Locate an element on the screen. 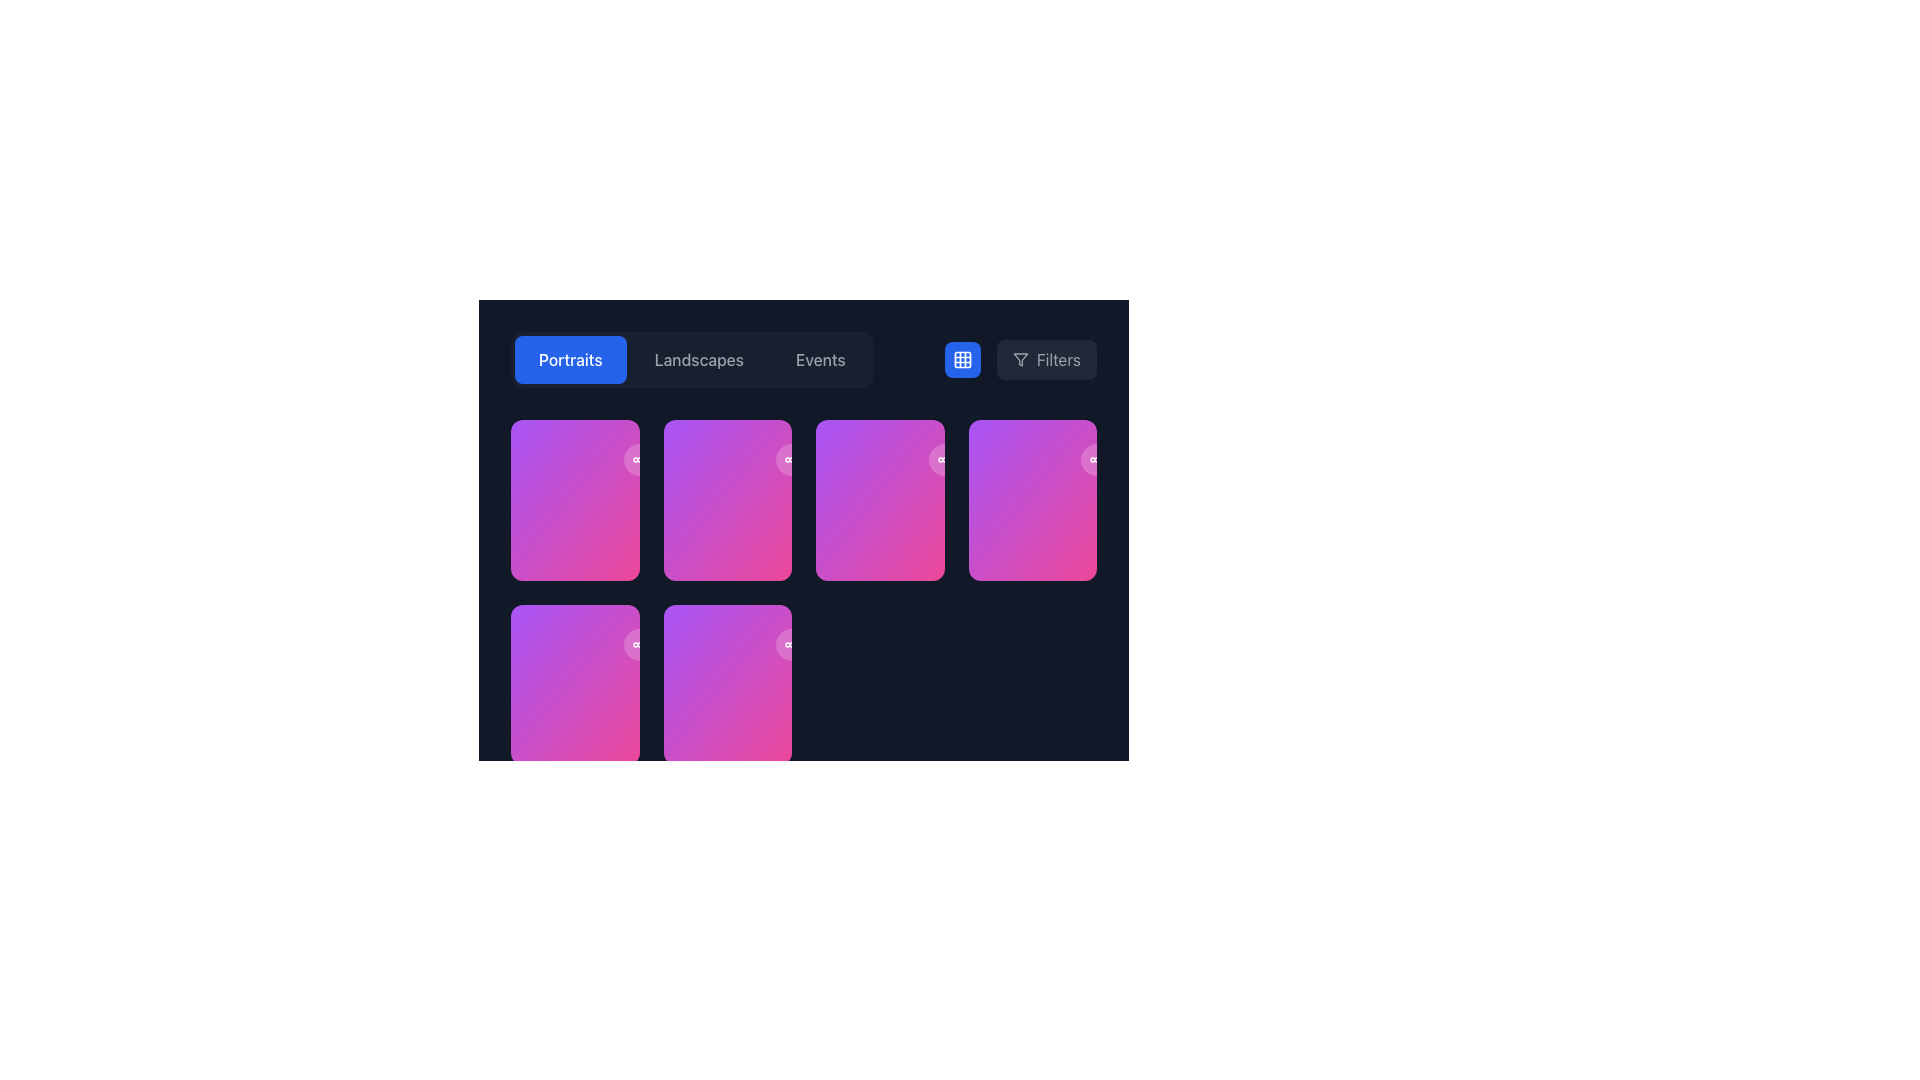  the media information card located in the middle column of the bottom row in the multi-column grid layout is located at coordinates (726, 648).